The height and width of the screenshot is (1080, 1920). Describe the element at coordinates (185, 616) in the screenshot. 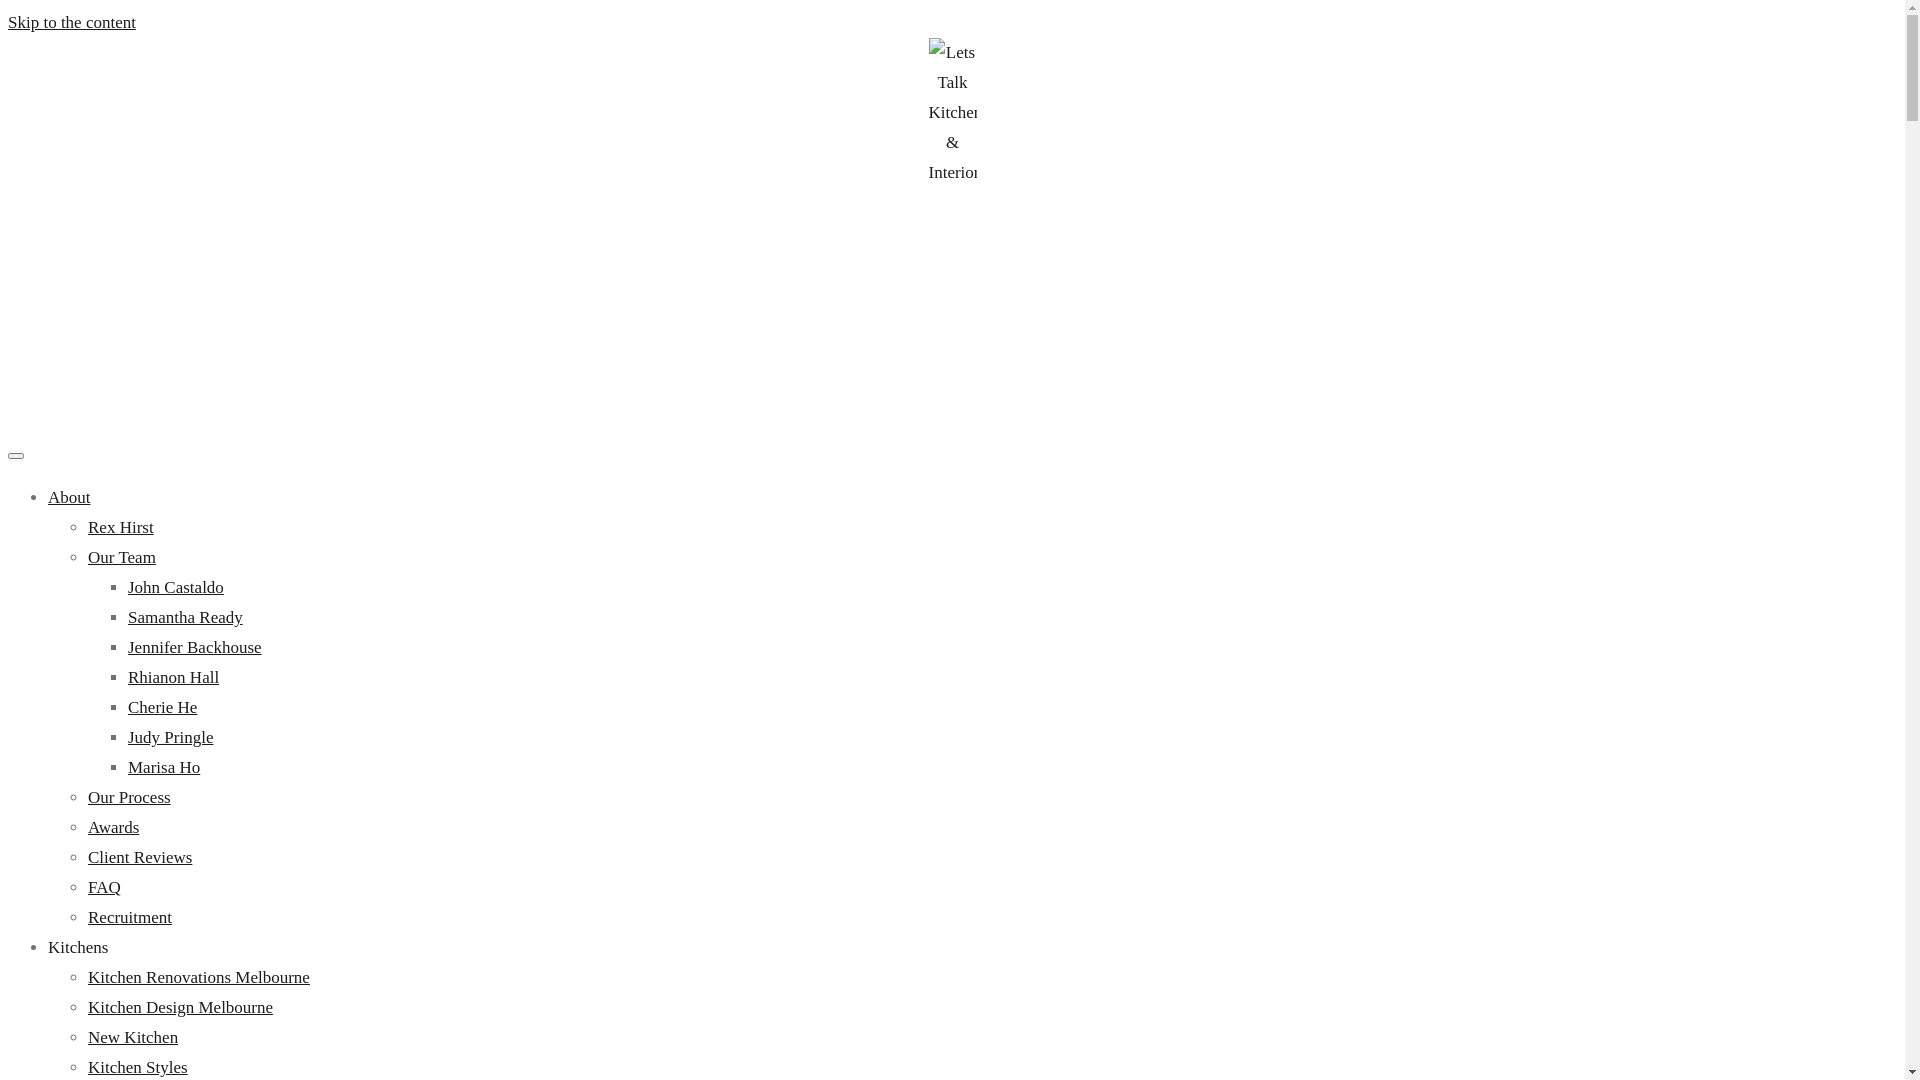

I see `'Samantha Ready'` at that location.